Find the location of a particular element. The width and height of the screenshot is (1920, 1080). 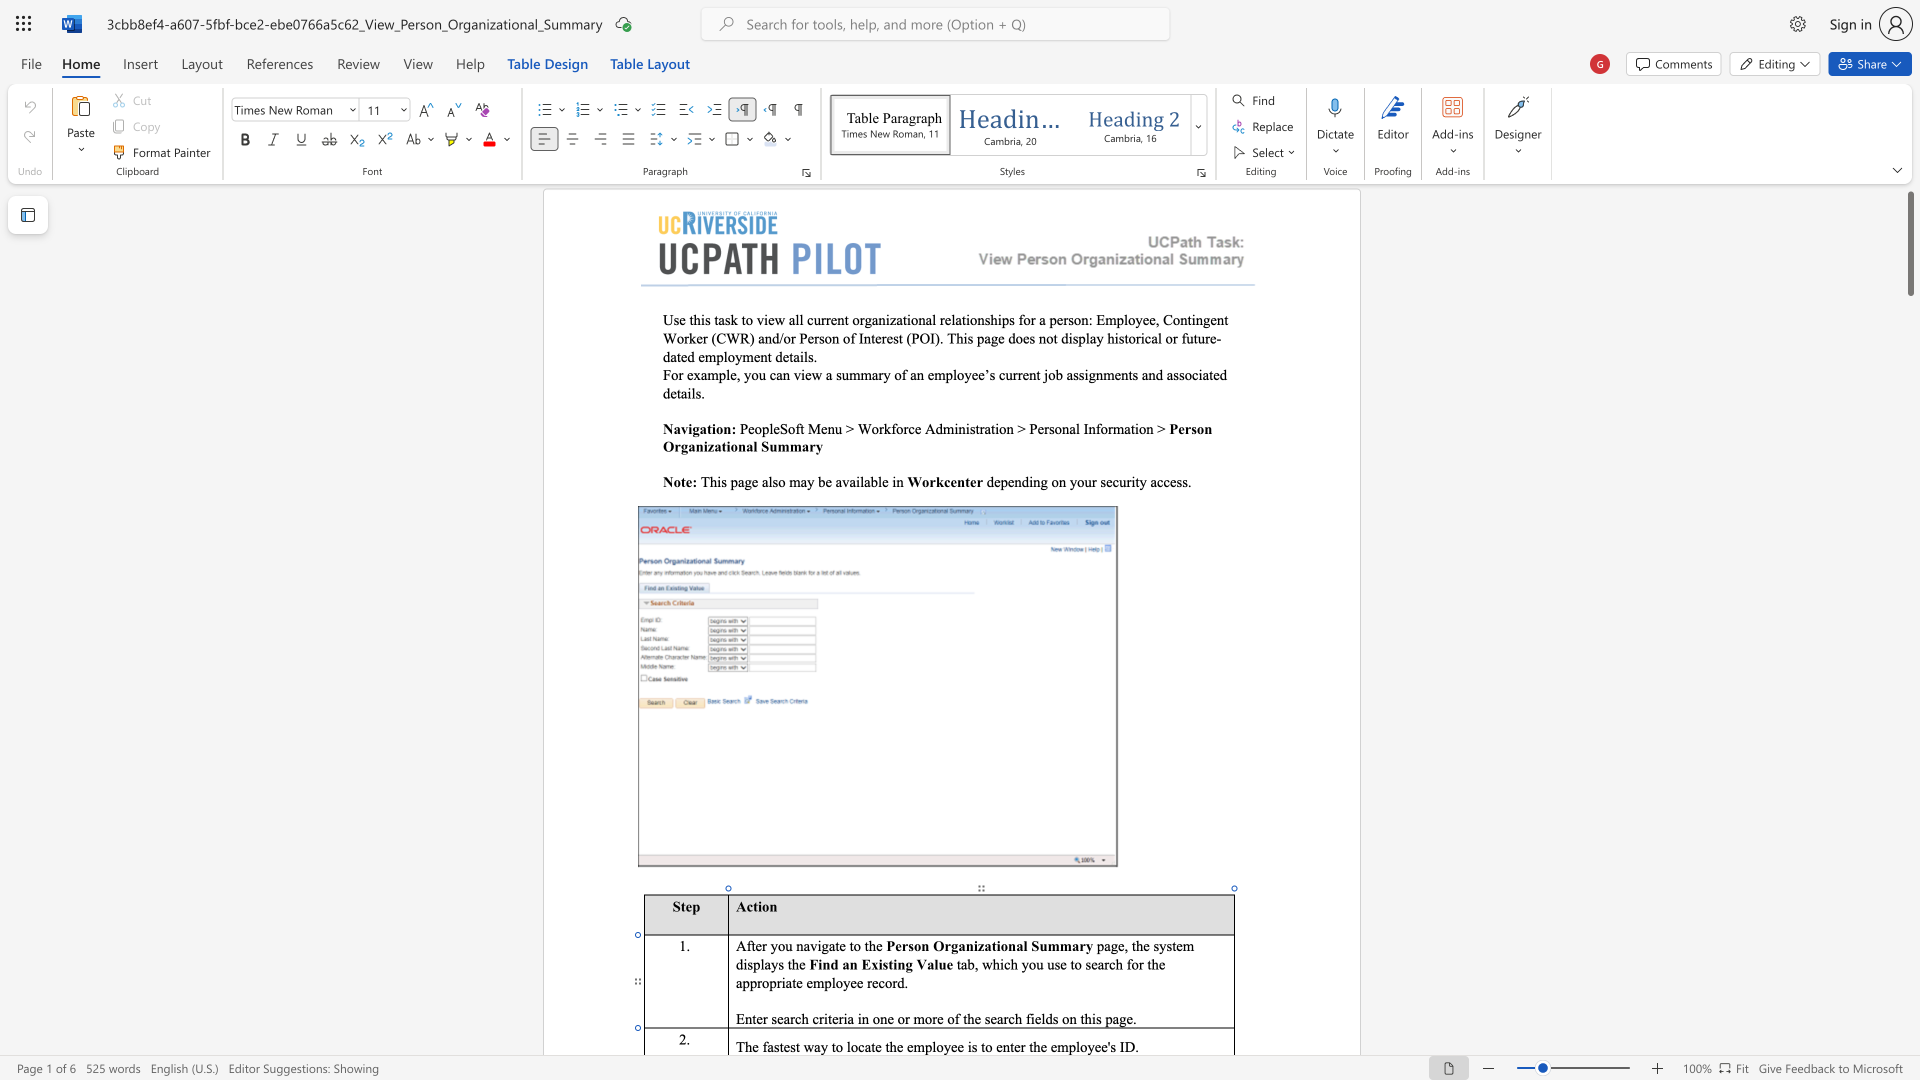

the 2th character "a" in the text is located at coordinates (817, 1045).